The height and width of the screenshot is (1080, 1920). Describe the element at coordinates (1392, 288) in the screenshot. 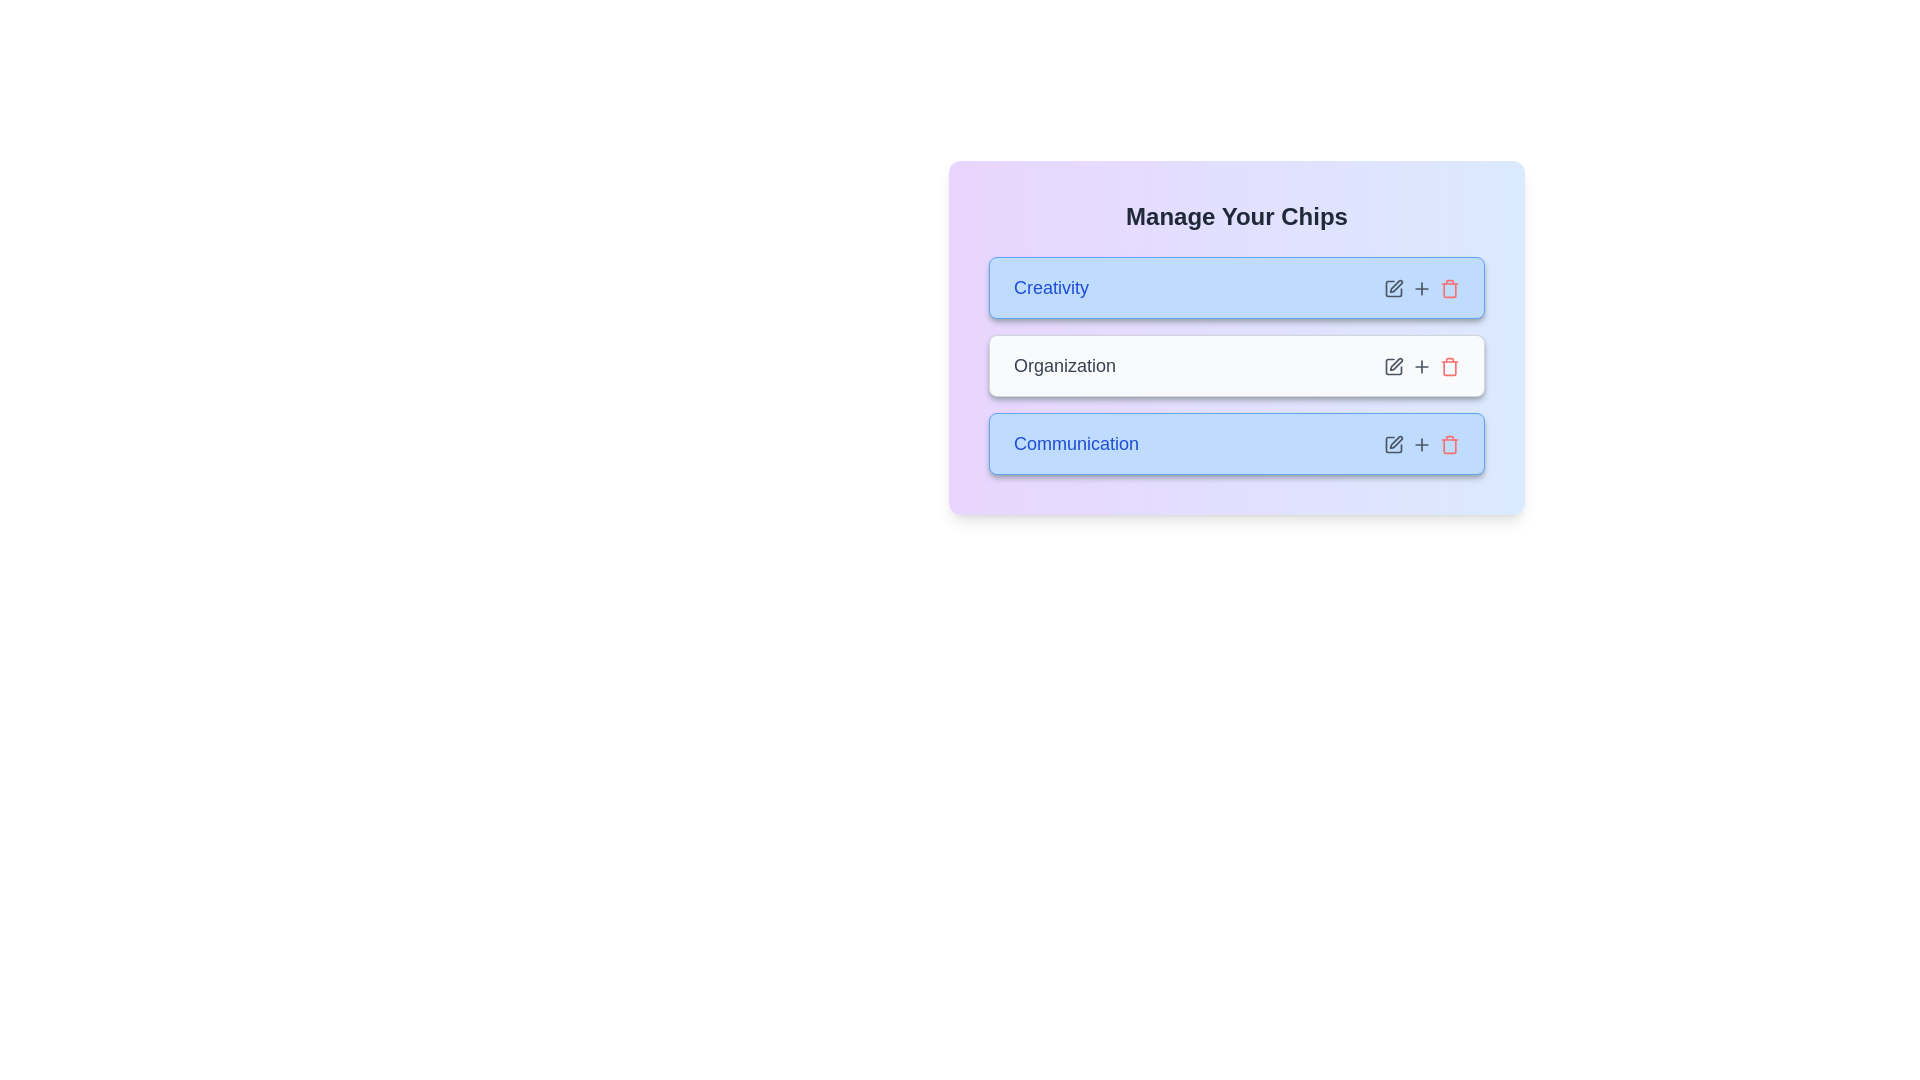

I see `edit icon for the chip labeled Creativity` at that location.